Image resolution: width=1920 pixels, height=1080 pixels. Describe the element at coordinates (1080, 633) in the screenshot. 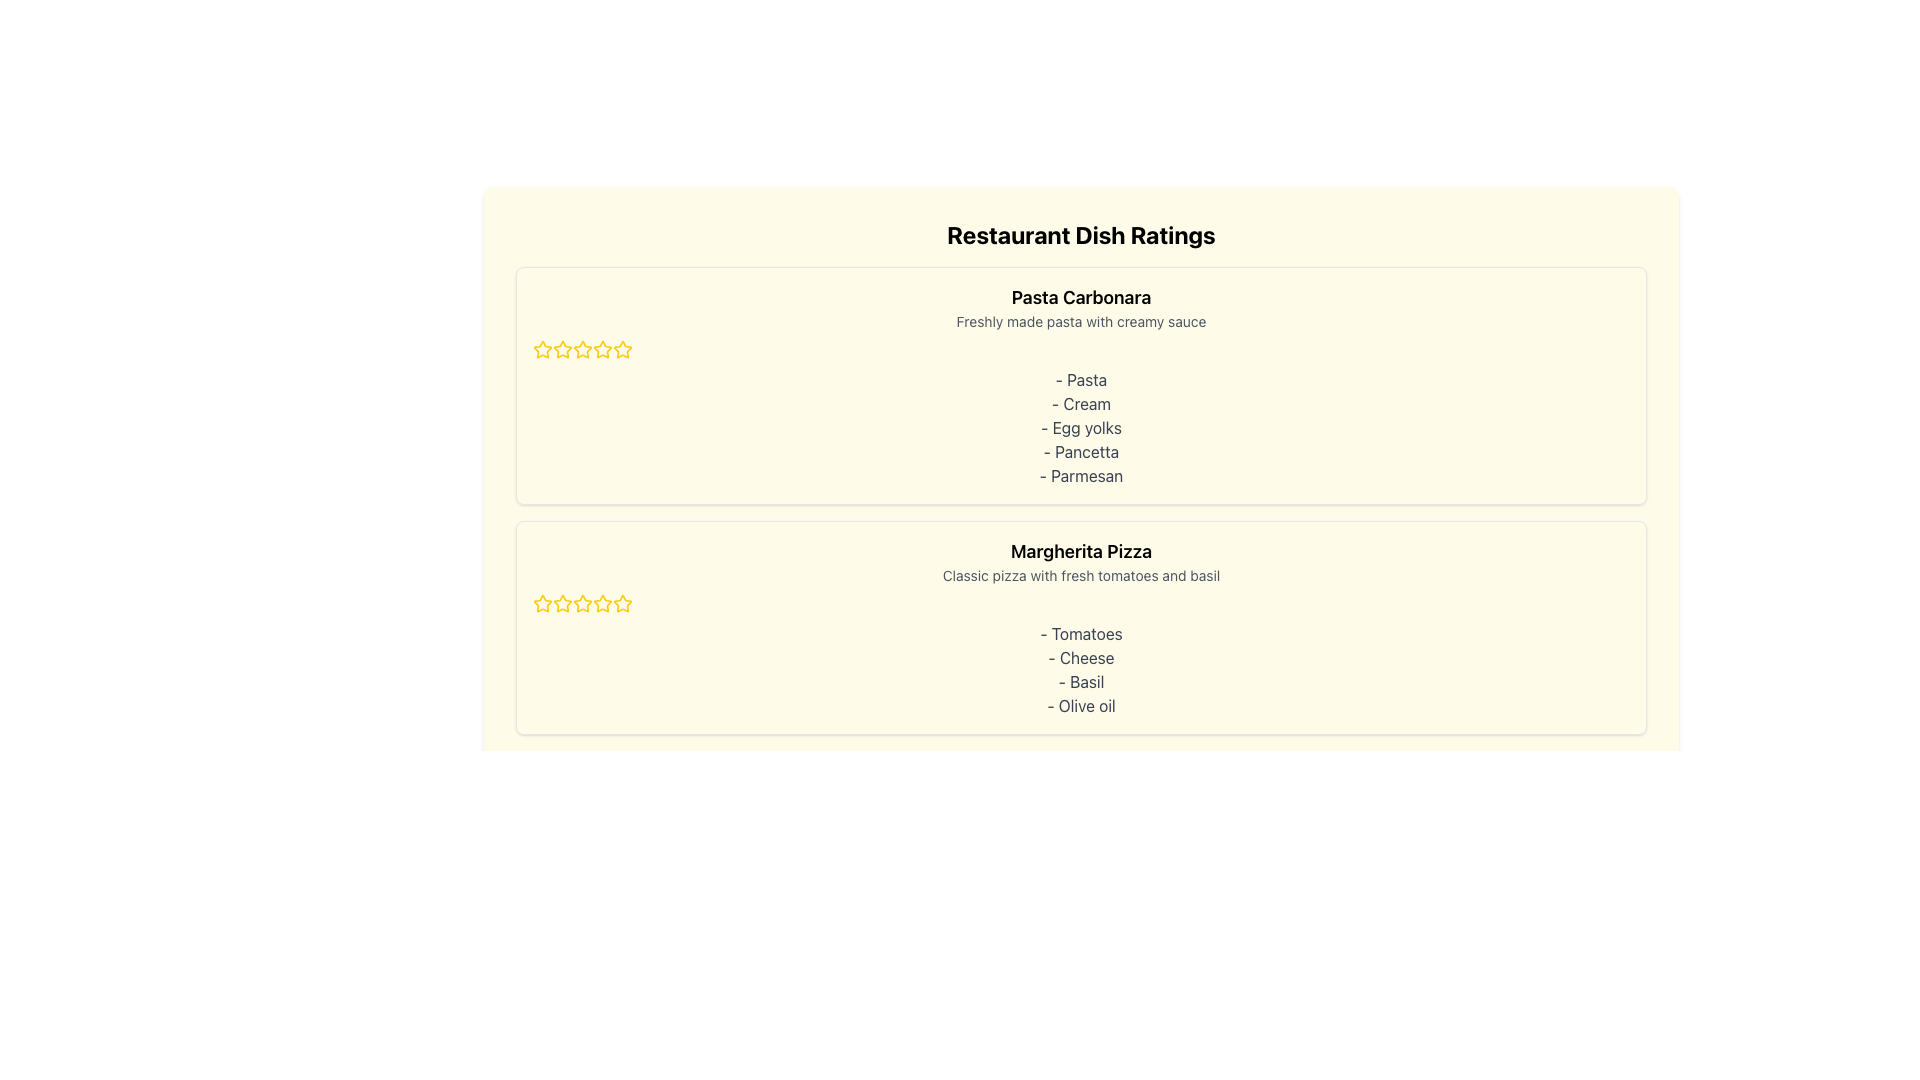

I see `text label '- Tomatoes', which is the first item in the list of ingredients for 'Margherita Pizza'` at that location.